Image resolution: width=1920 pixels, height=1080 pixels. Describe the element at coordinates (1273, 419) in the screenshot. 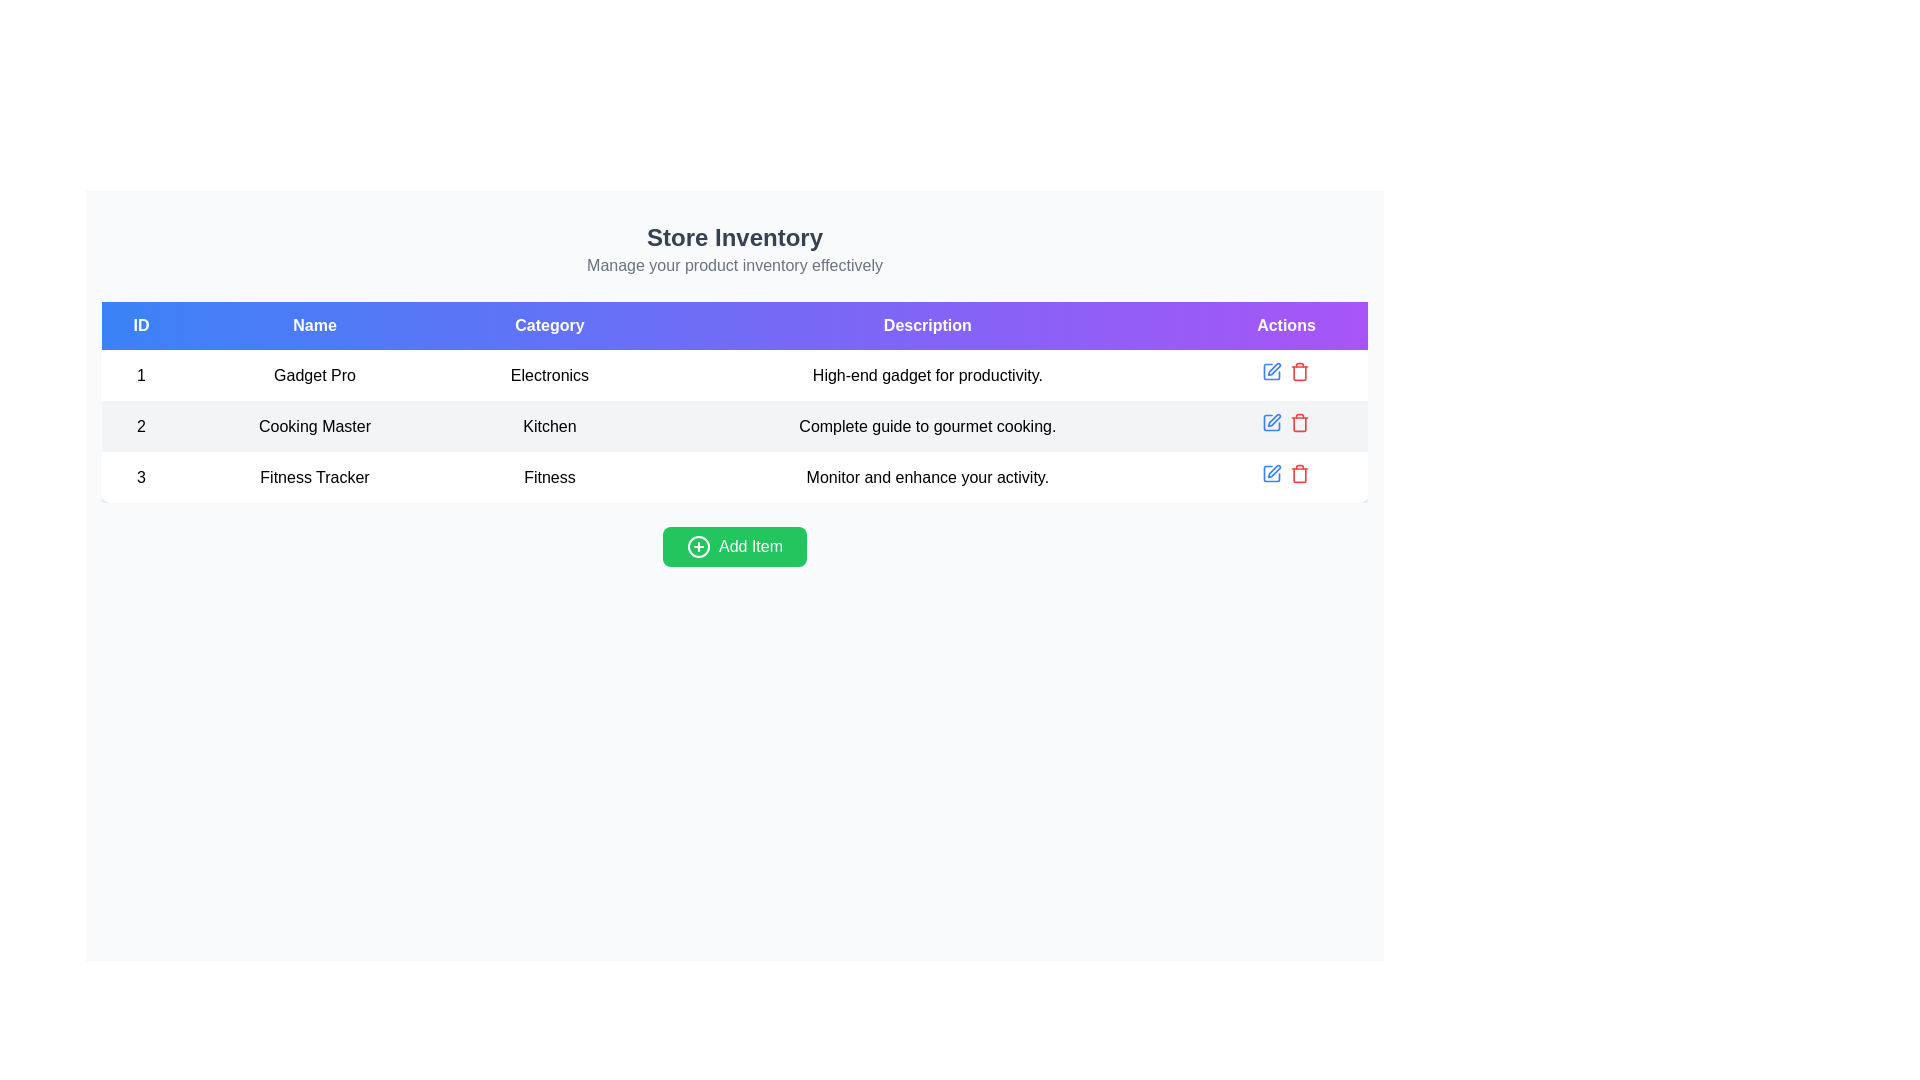

I see `the pen icon in the 'Actions' column for the 'Cooking Master' row` at that location.